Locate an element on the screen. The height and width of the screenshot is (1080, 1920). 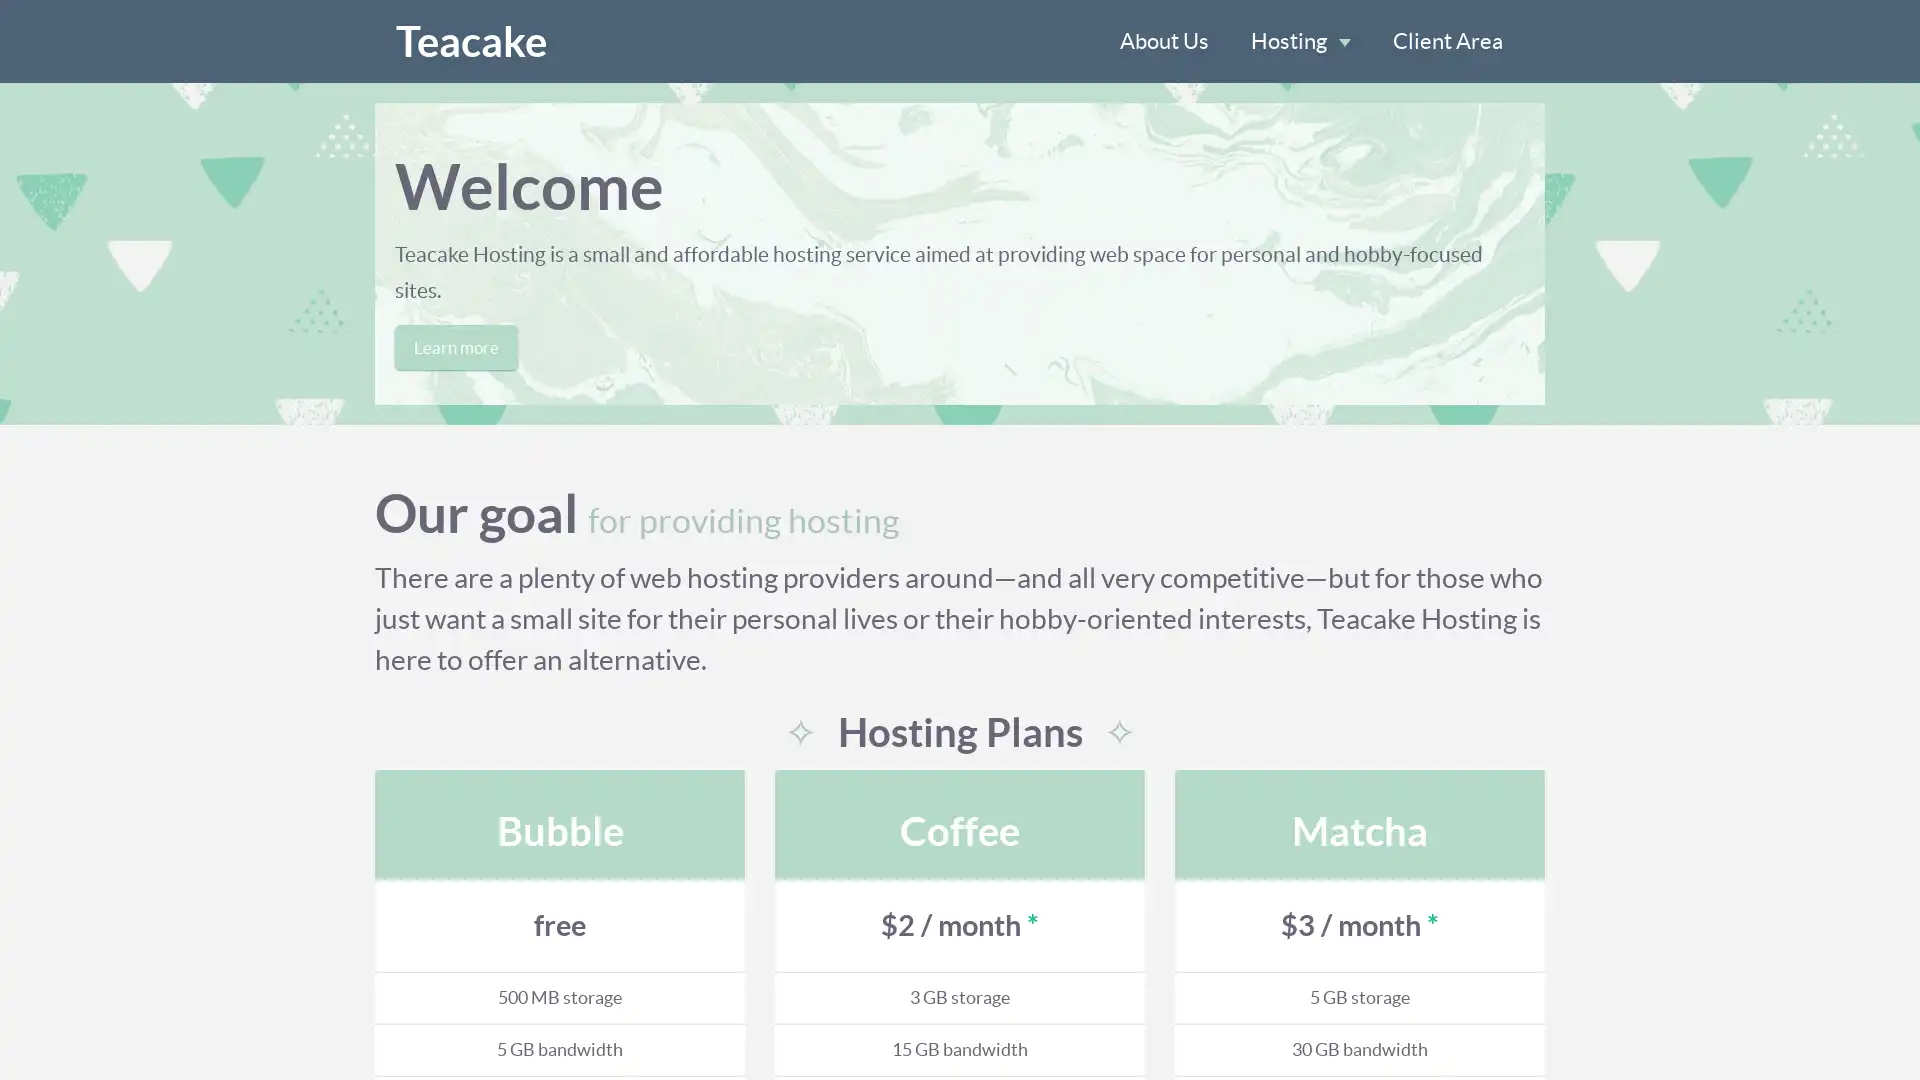
Learn more is located at coordinates (455, 345).